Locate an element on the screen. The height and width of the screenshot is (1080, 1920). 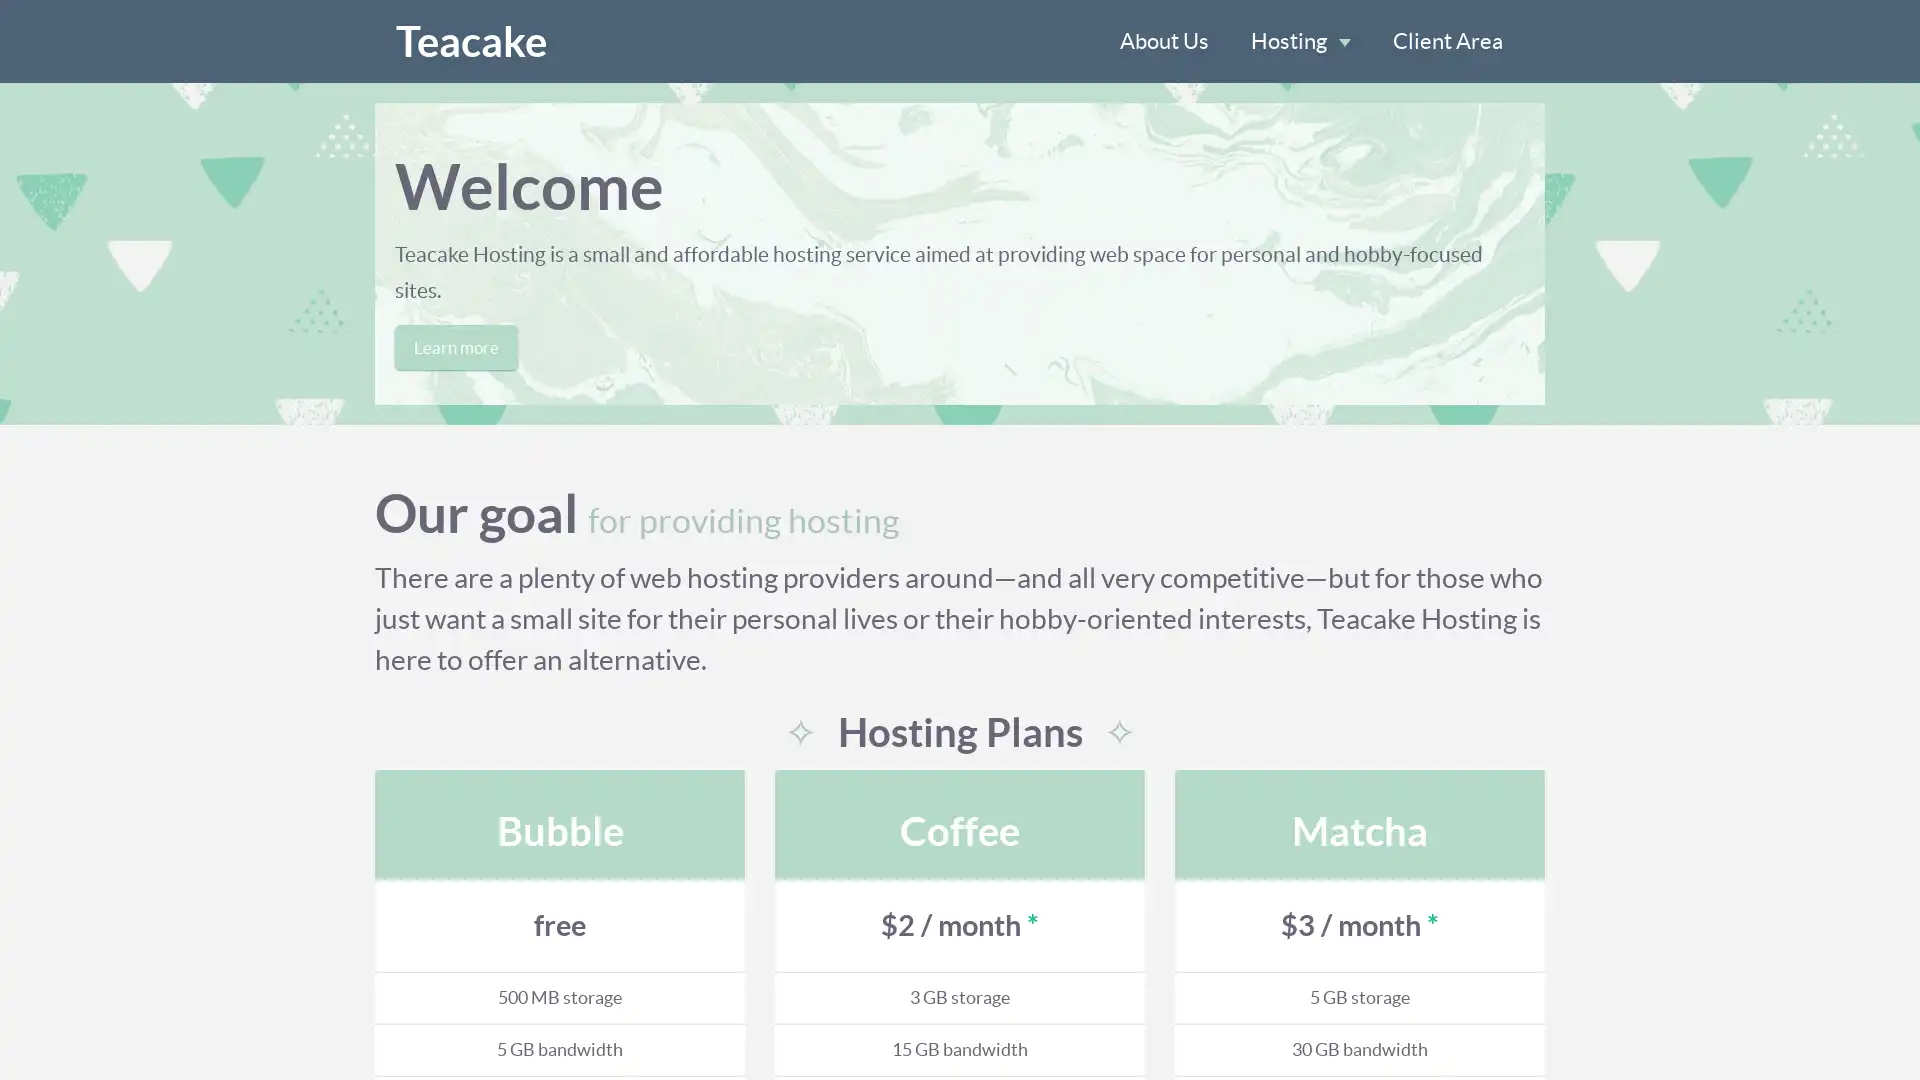
Learn more is located at coordinates (455, 345).